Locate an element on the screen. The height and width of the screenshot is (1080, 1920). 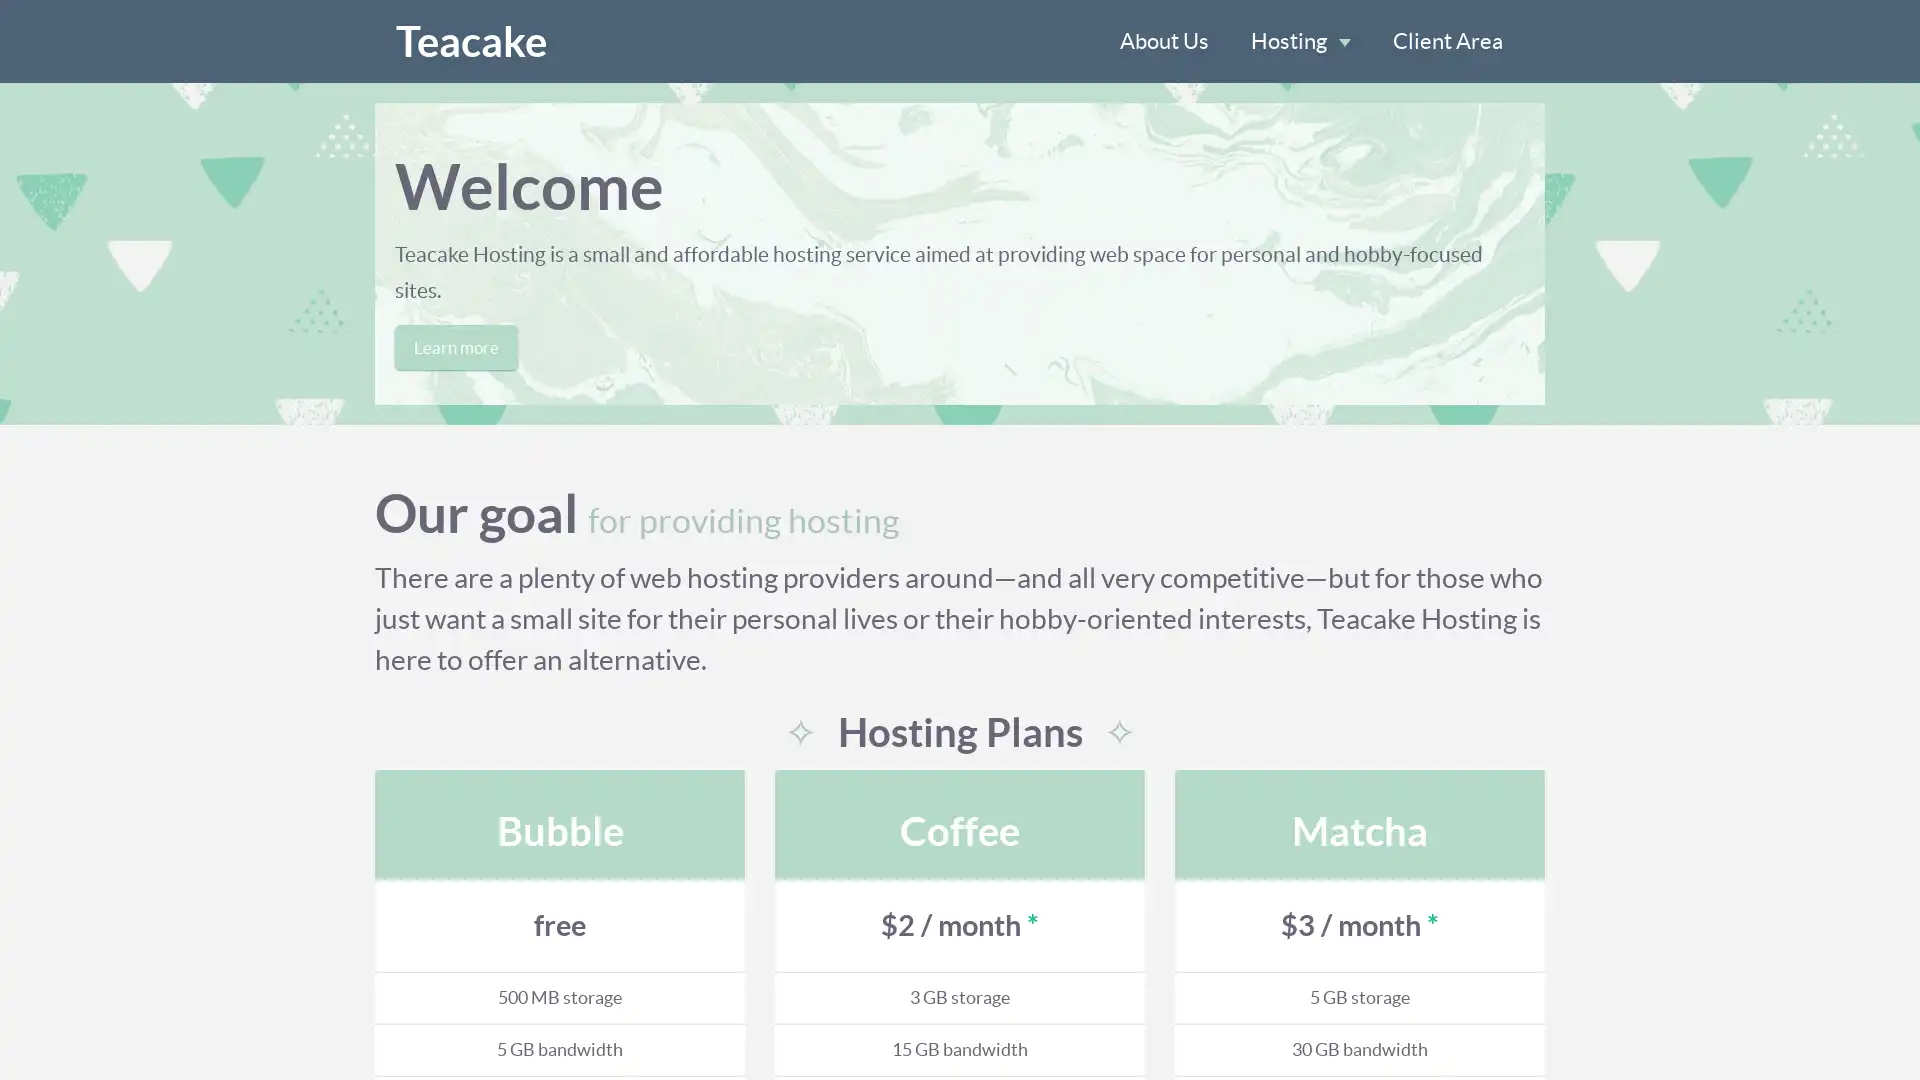
Learn more is located at coordinates (455, 345).